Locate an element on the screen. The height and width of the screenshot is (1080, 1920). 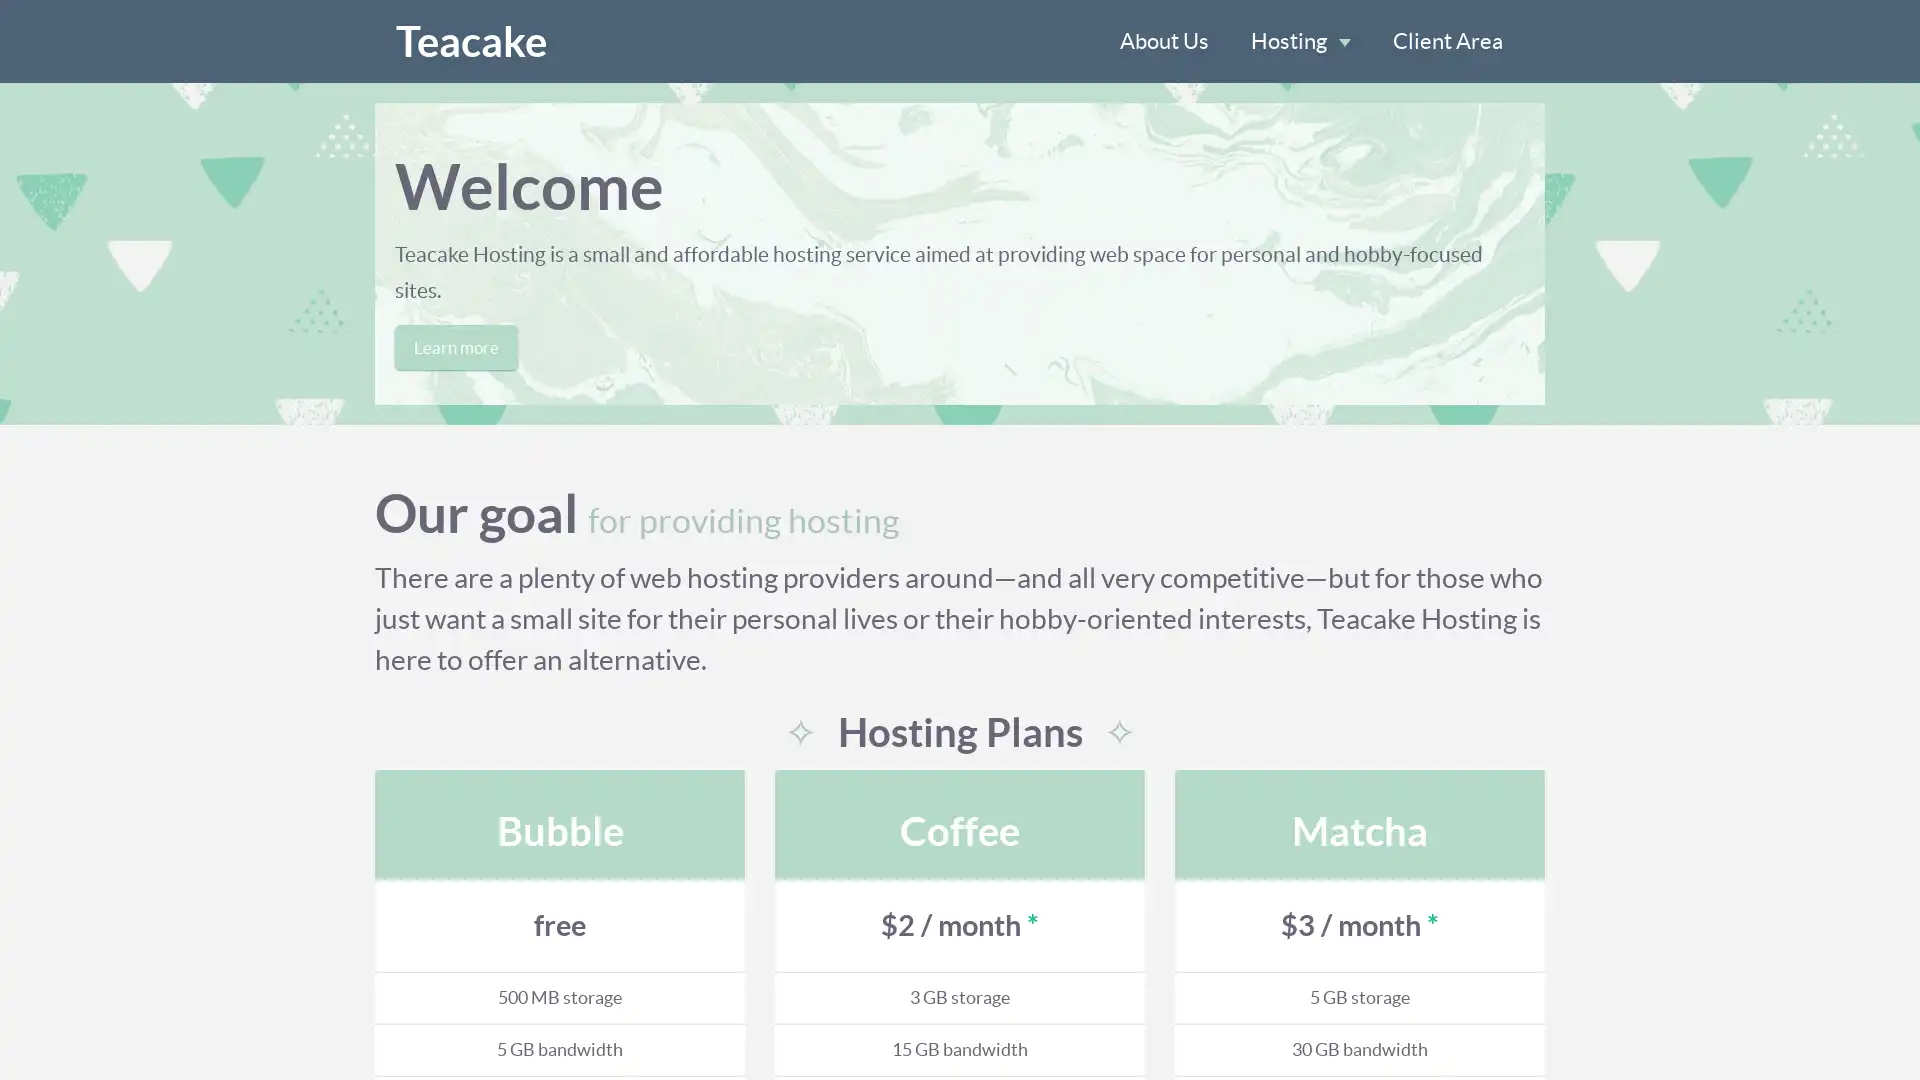
Learn more is located at coordinates (455, 345).